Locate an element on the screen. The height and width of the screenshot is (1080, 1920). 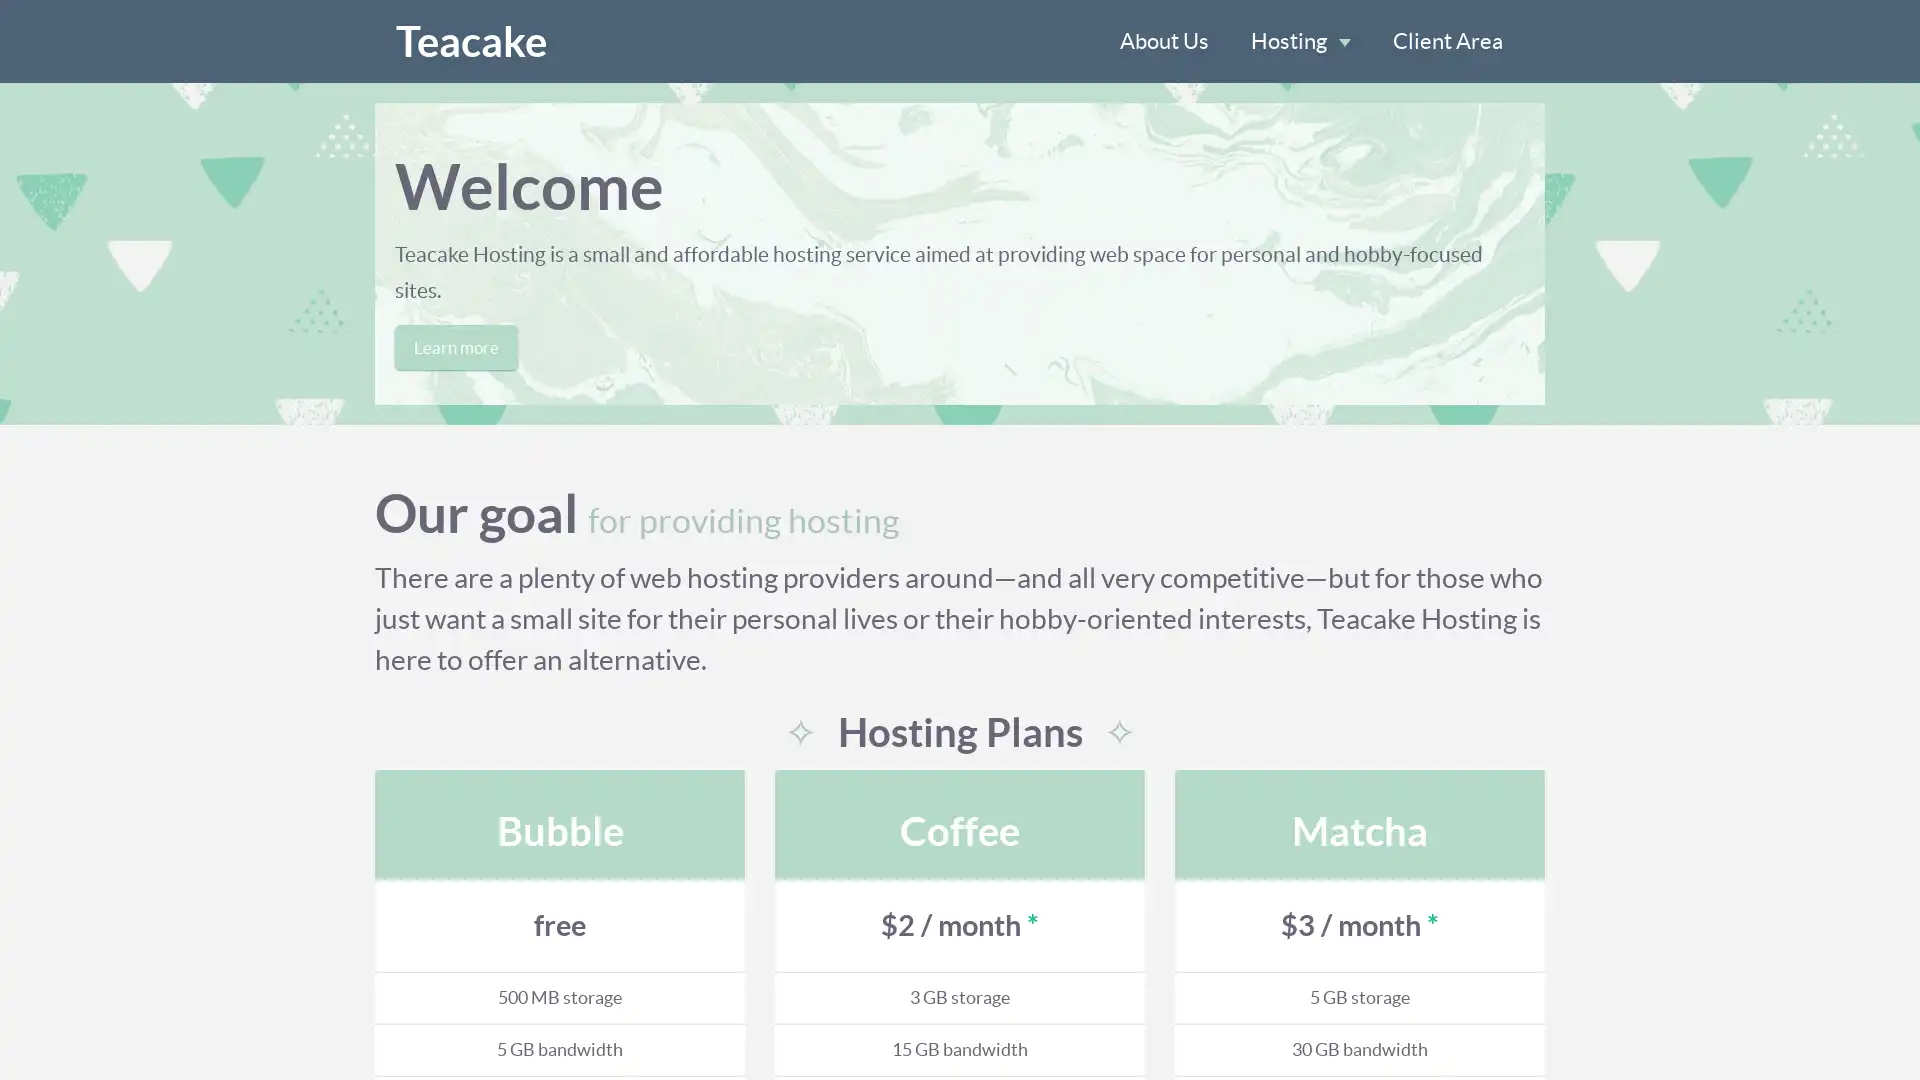
Learn more is located at coordinates (455, 345).